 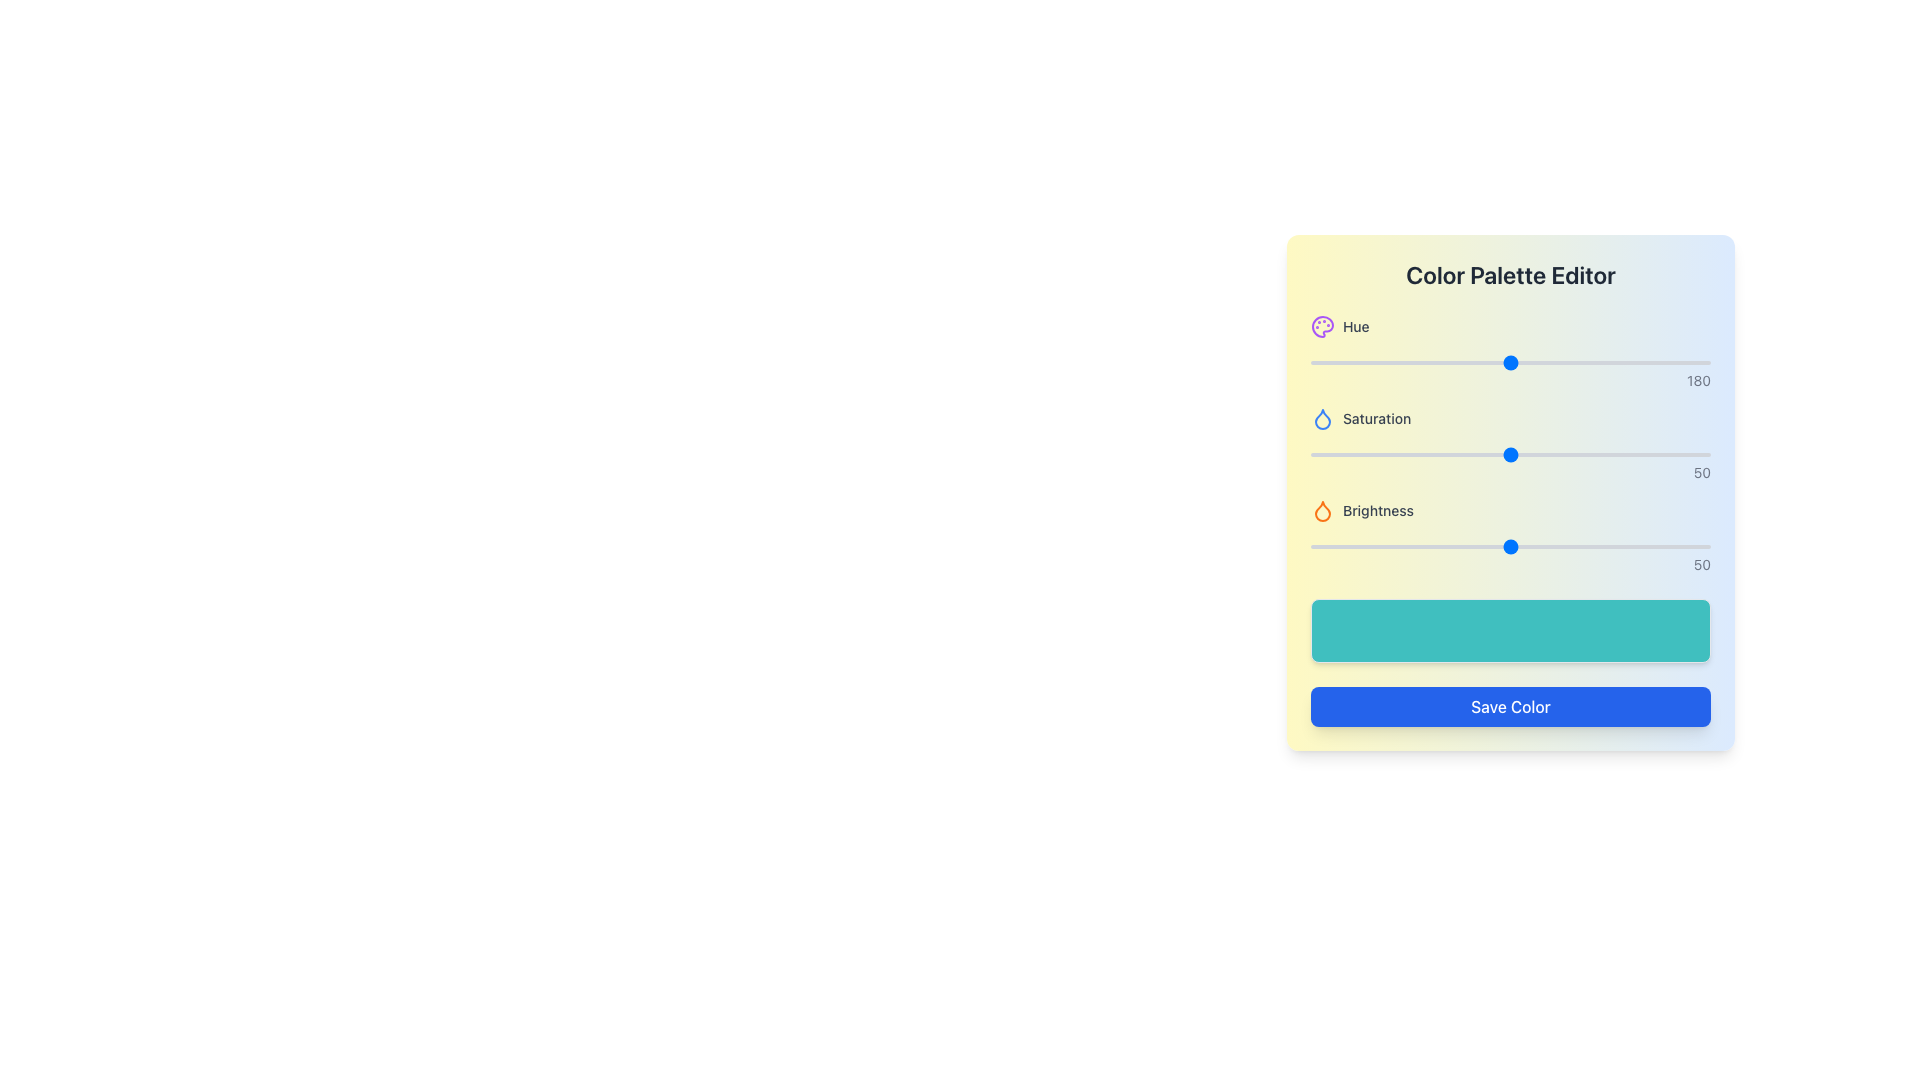 I want to click on the rectangular button with a blue background and white text labeled 'Save Color' to observe any hover effects, so click(x=1511, y=705).